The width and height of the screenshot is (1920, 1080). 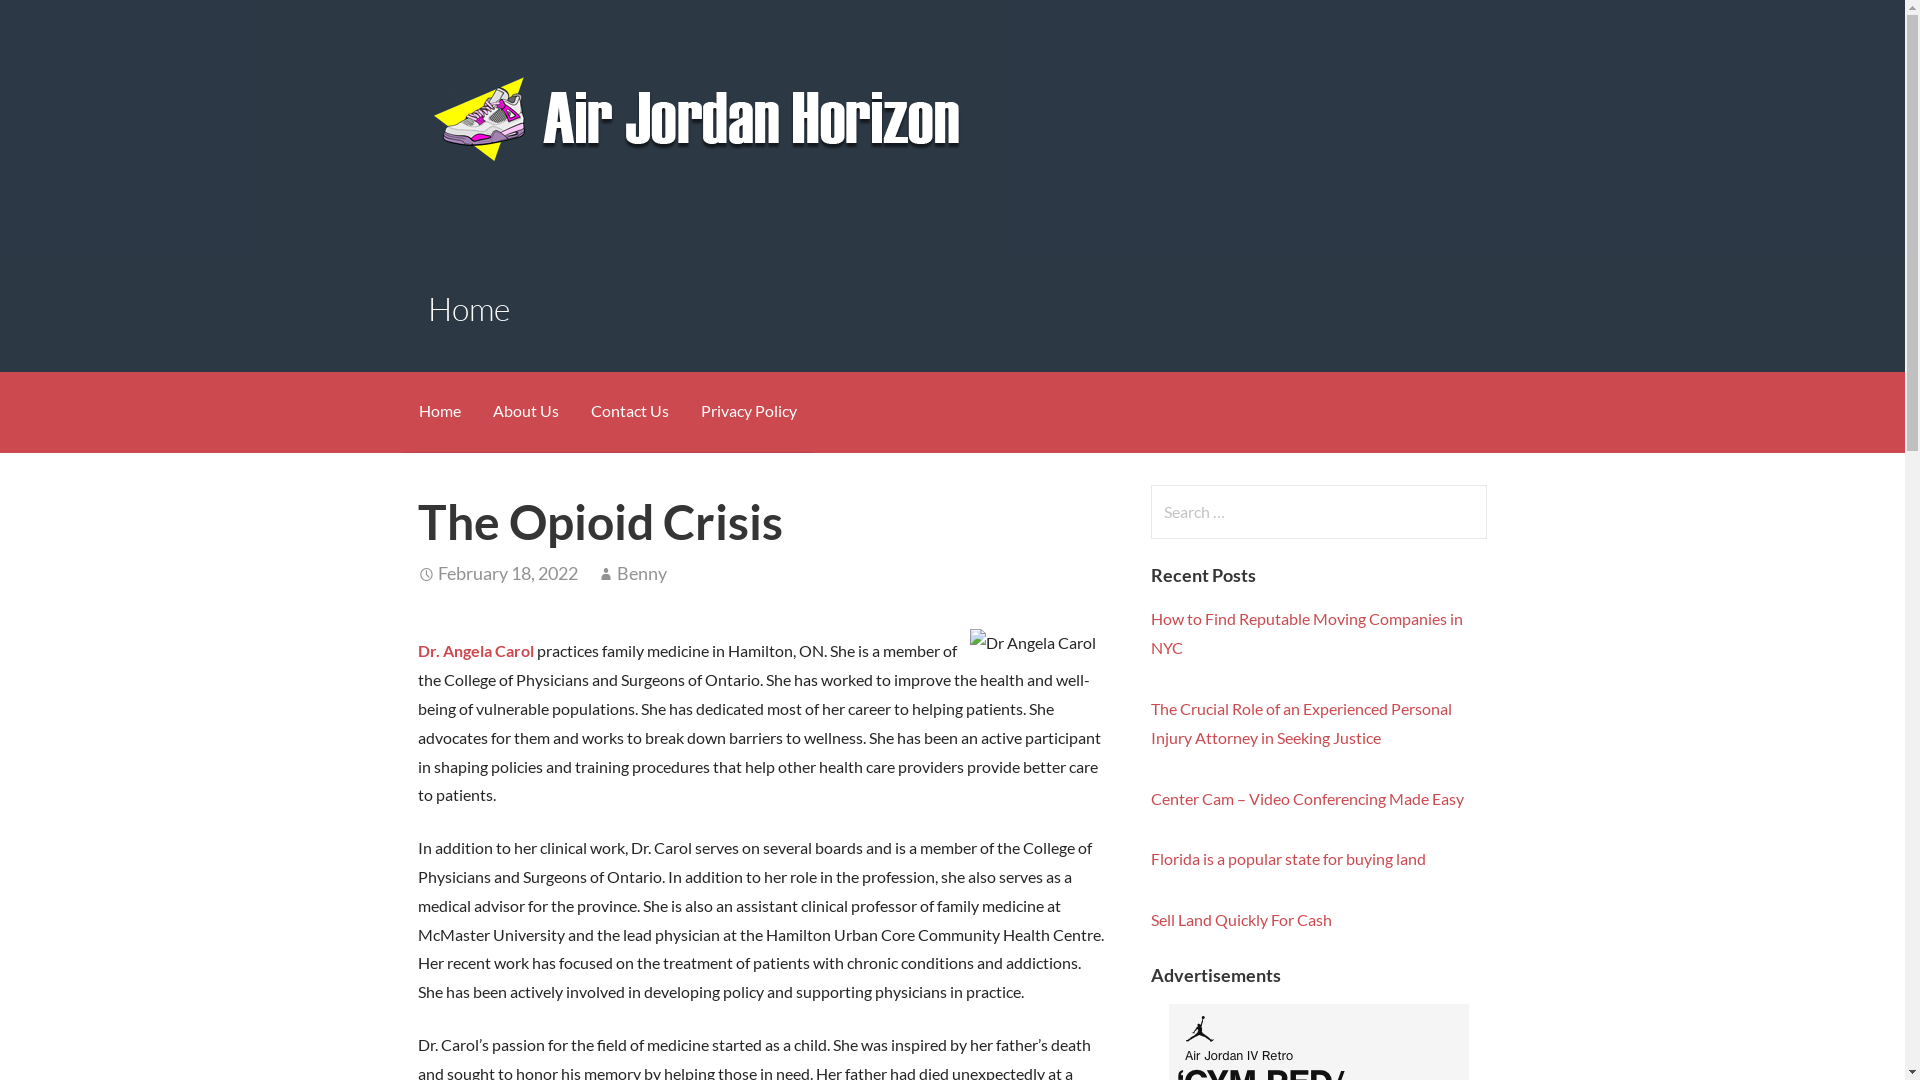 What do you see at coordinates (1288, 857) in the screenshot?
I see `'Florida is a popular state for buying land'` at bounding box center [1288, 857].